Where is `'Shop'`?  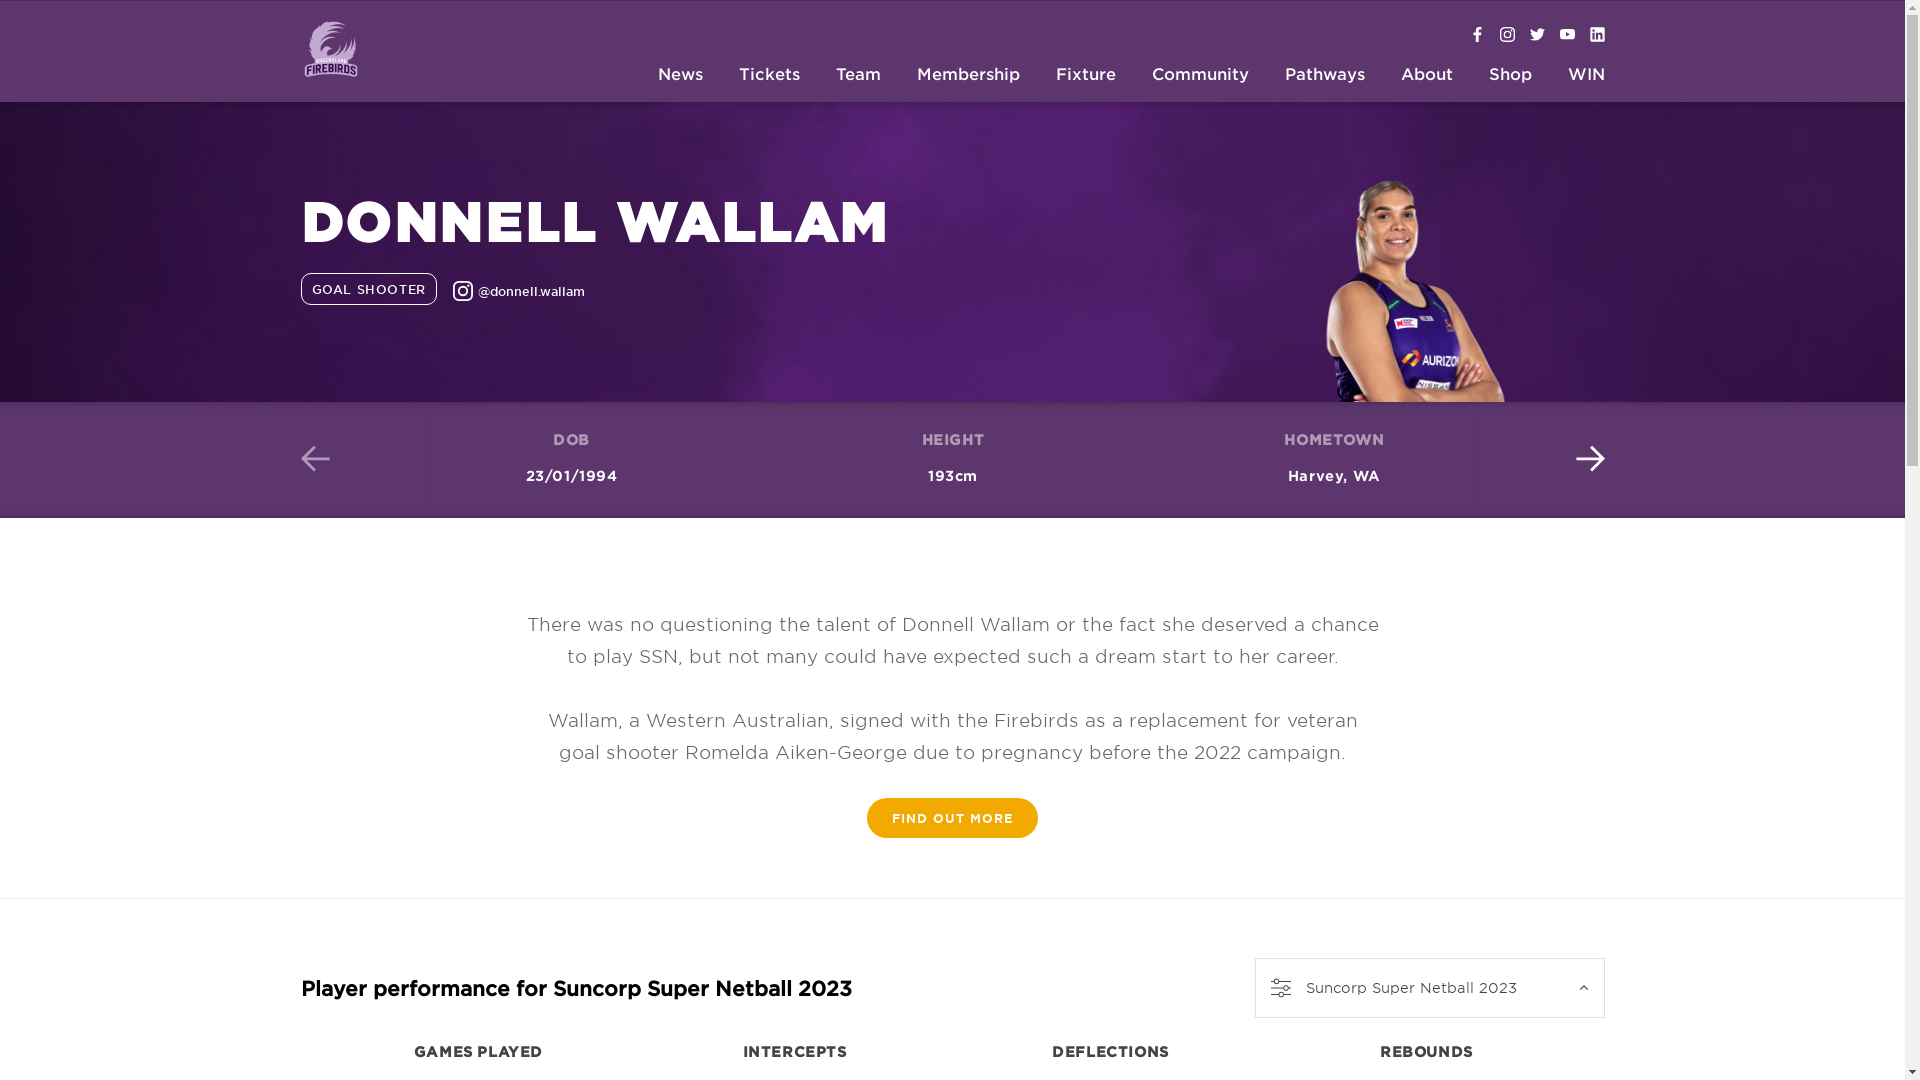 'Shop' is located at coordinates (1510, 75).